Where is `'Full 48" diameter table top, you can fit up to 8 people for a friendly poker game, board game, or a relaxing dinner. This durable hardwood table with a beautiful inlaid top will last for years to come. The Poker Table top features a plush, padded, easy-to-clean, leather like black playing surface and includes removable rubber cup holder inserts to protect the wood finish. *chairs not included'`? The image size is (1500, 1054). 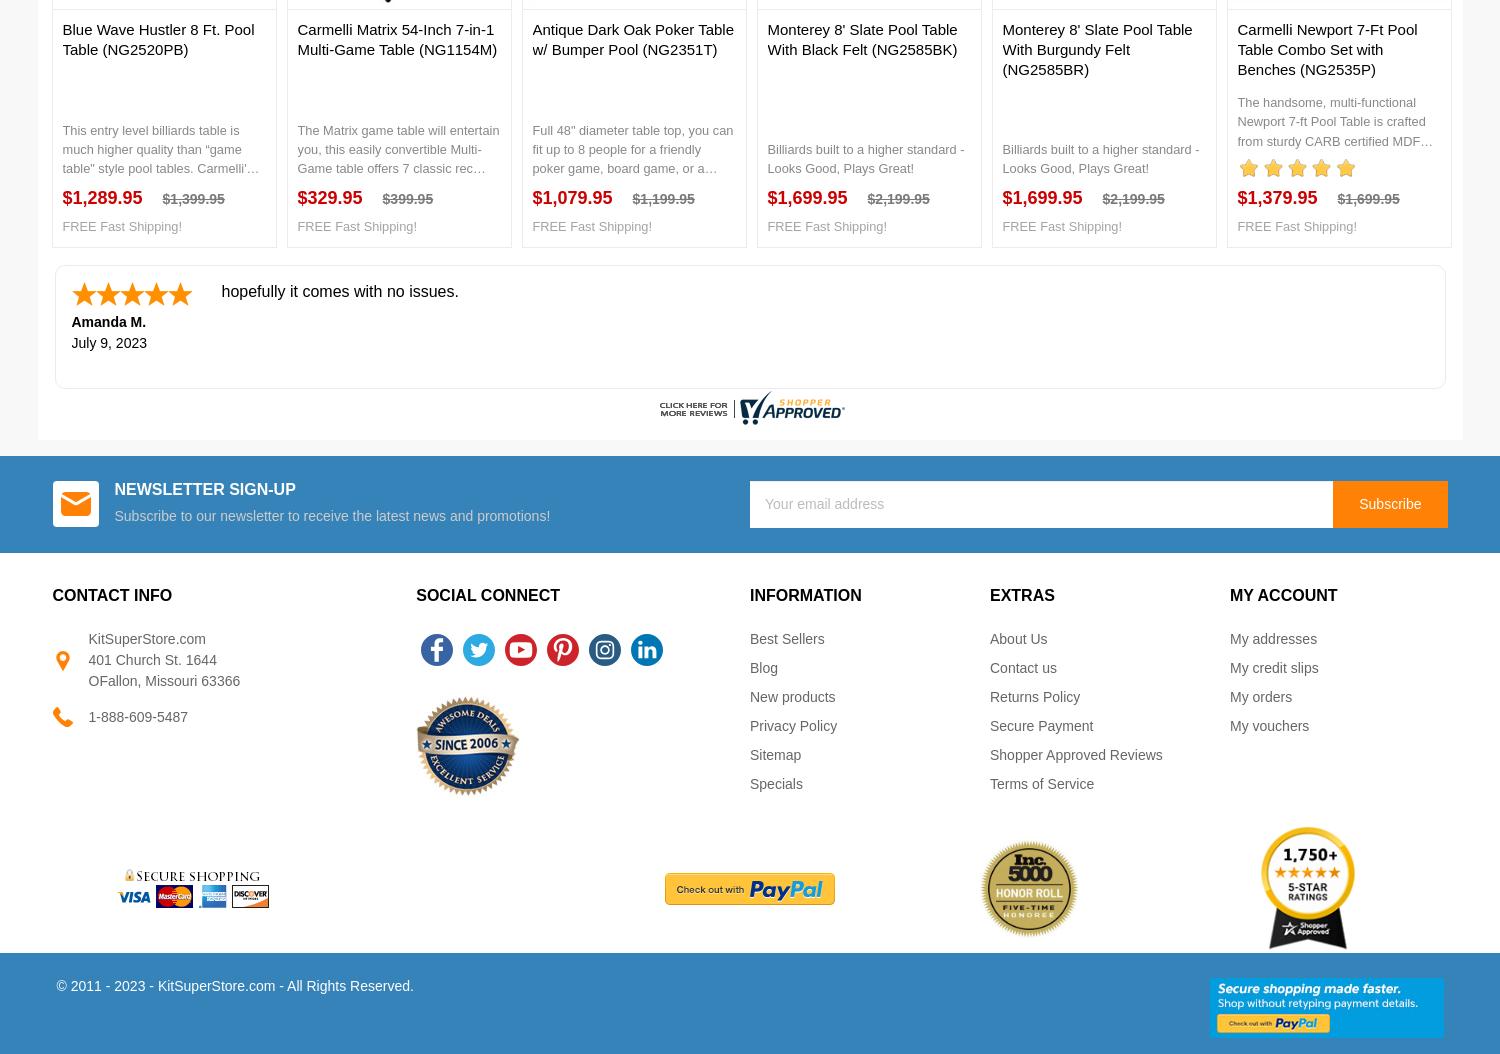 'Full 48" diameter table top, you can fit up to 8 people for a friendly poker game, board game, or a relaxing dinner. This durable hardwood table with a beautiful inlaid top will last for years to come. The Poker Table top features a plush, padded, easy-to-clean, leather like black playing surface and includes removable rubber cup holder inserts to protect the wood finish. *chairs not included' is located at coordinates (633, 235).